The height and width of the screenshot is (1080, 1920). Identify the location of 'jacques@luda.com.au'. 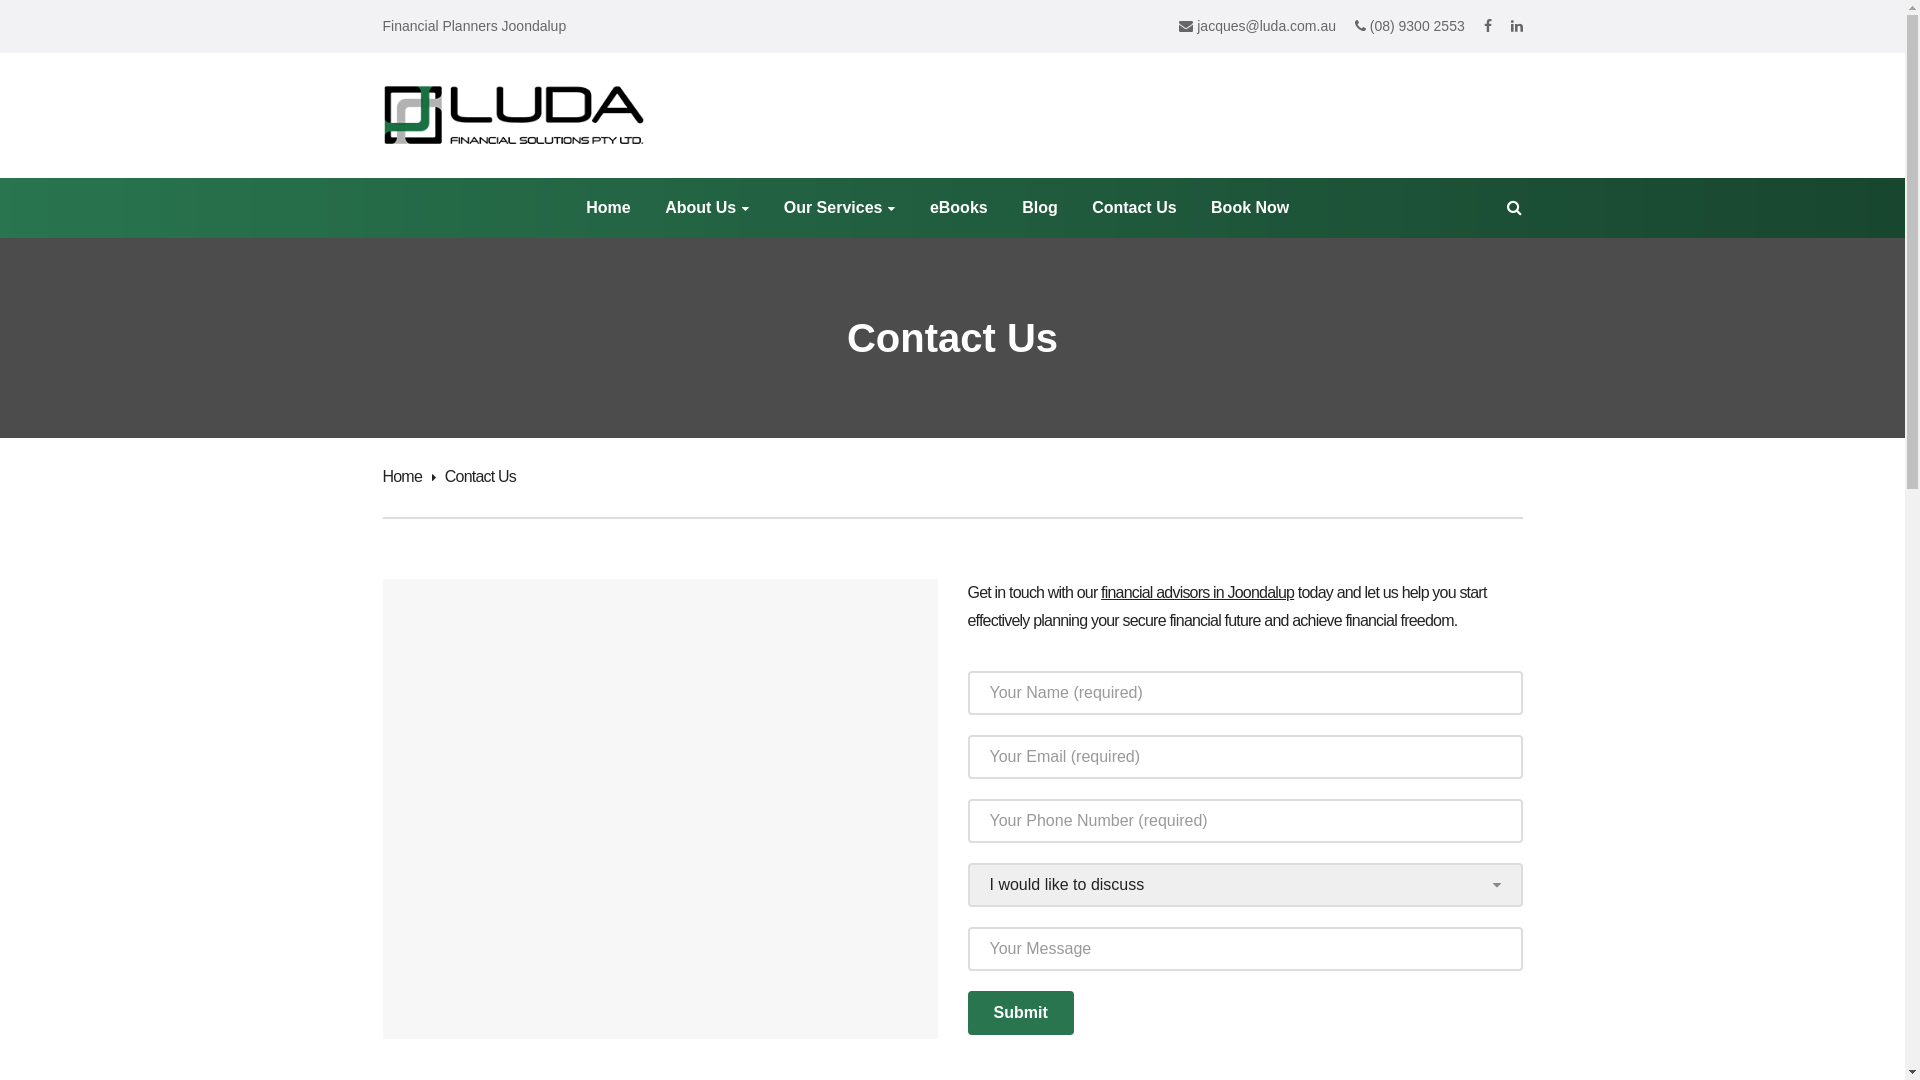
(1256, 26).